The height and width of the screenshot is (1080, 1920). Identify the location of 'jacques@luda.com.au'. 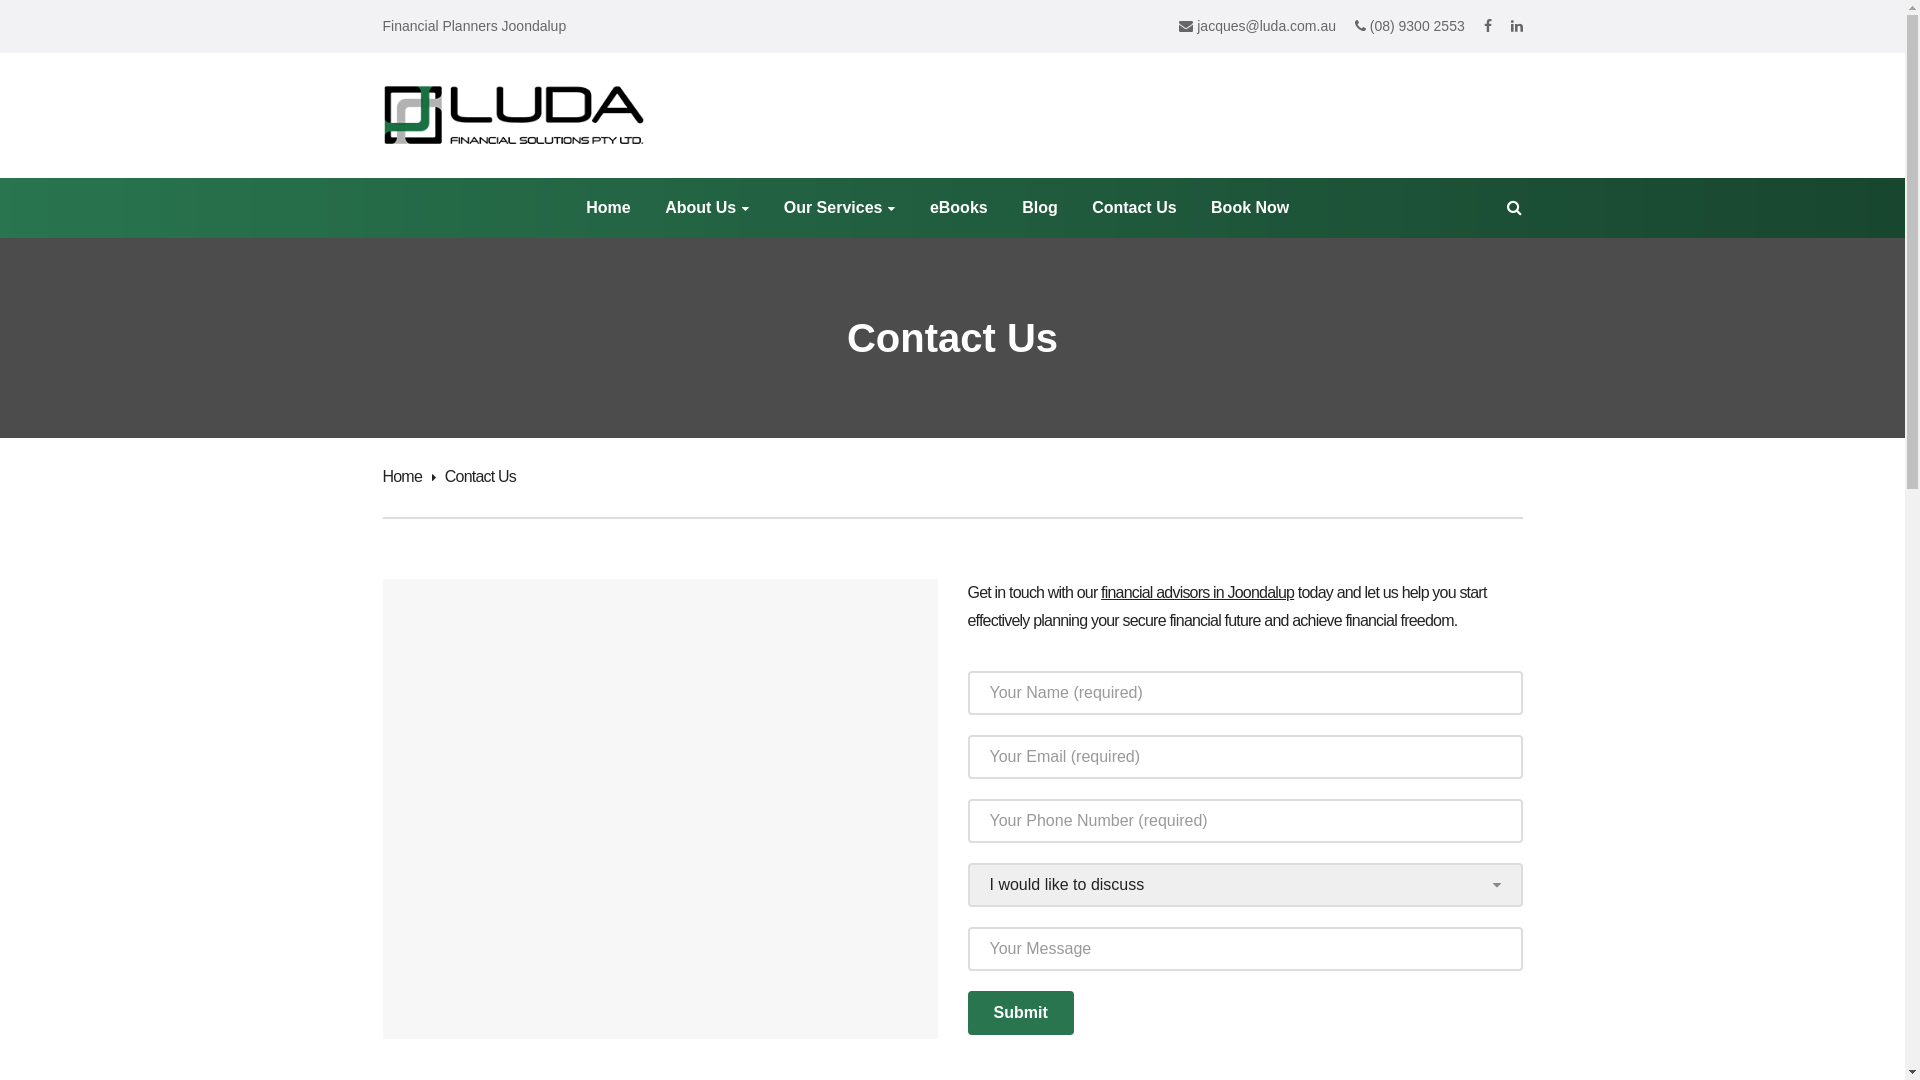
(1256, 26).